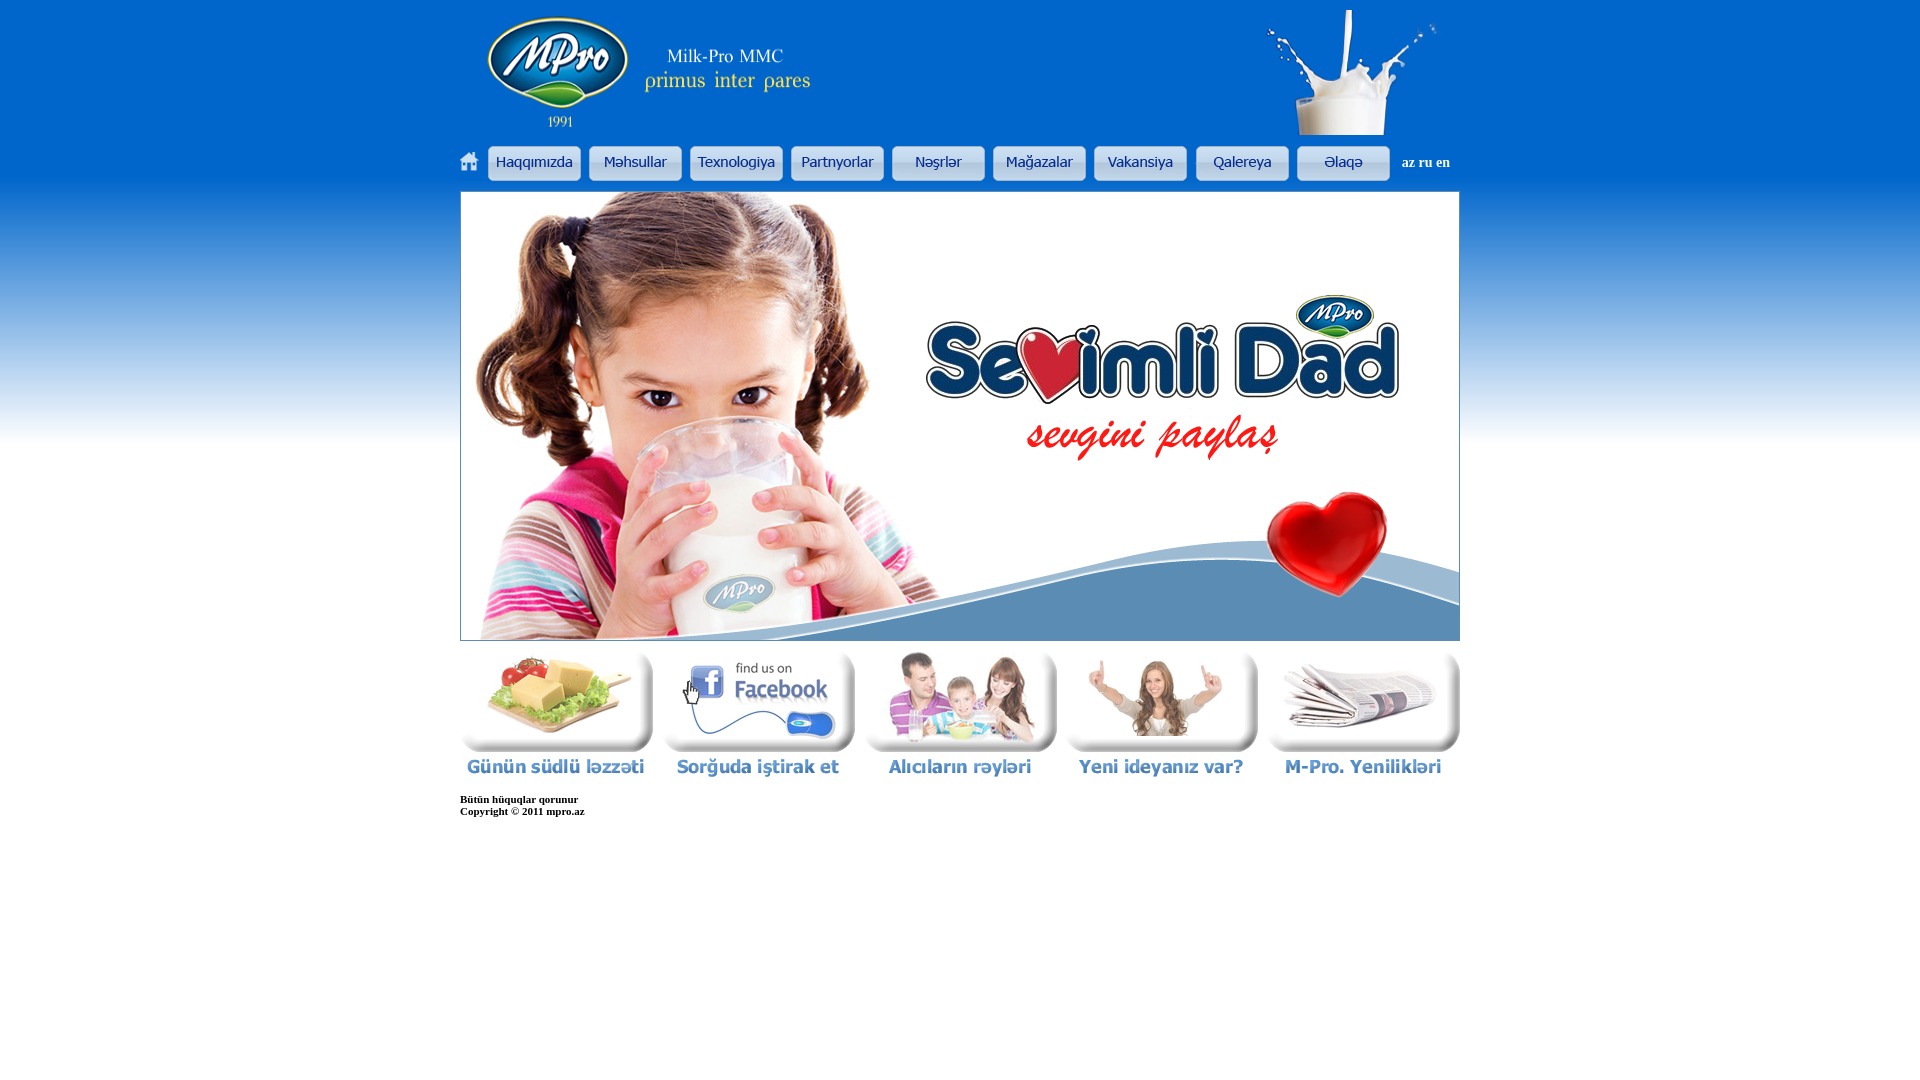  I want to click on 'az', so click(1407, 161).